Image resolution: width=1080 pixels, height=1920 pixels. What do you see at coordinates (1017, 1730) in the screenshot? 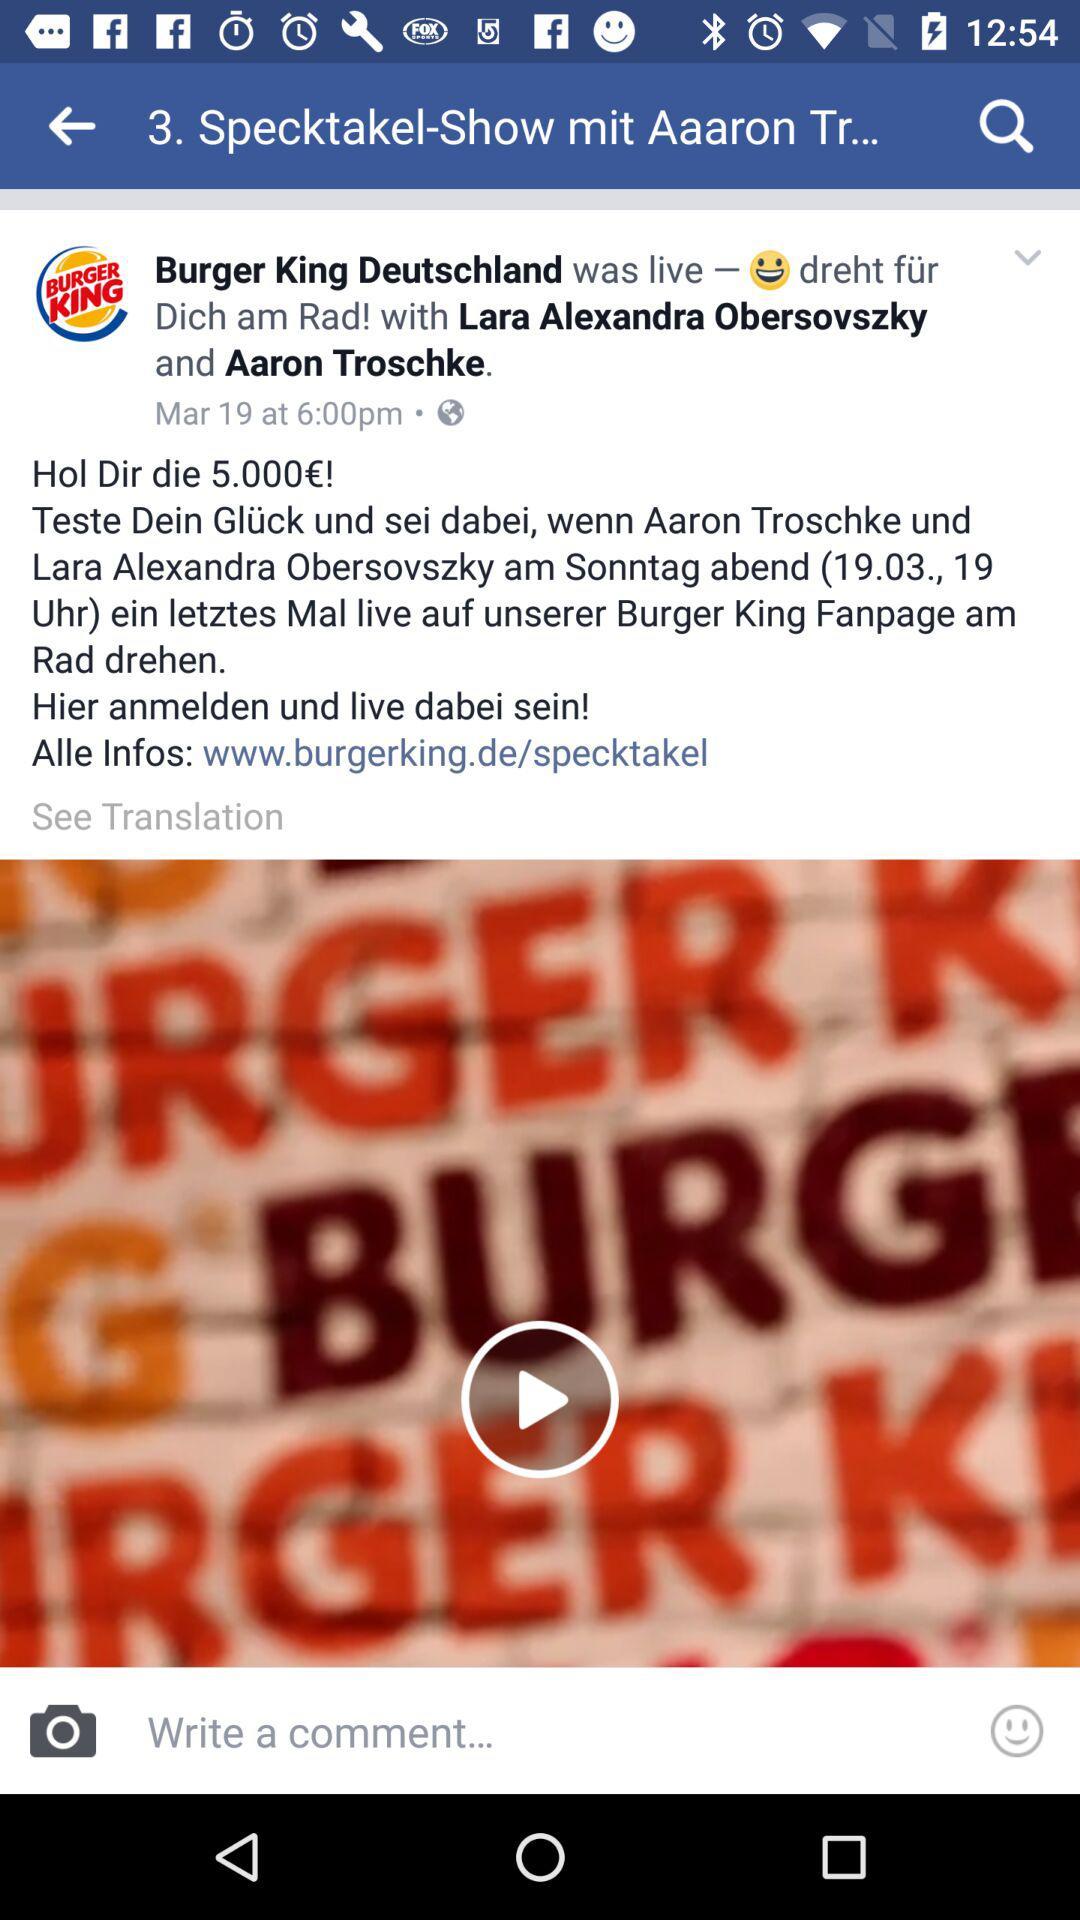
I see `the emoji icon` at bounding box center [1017, 1730].